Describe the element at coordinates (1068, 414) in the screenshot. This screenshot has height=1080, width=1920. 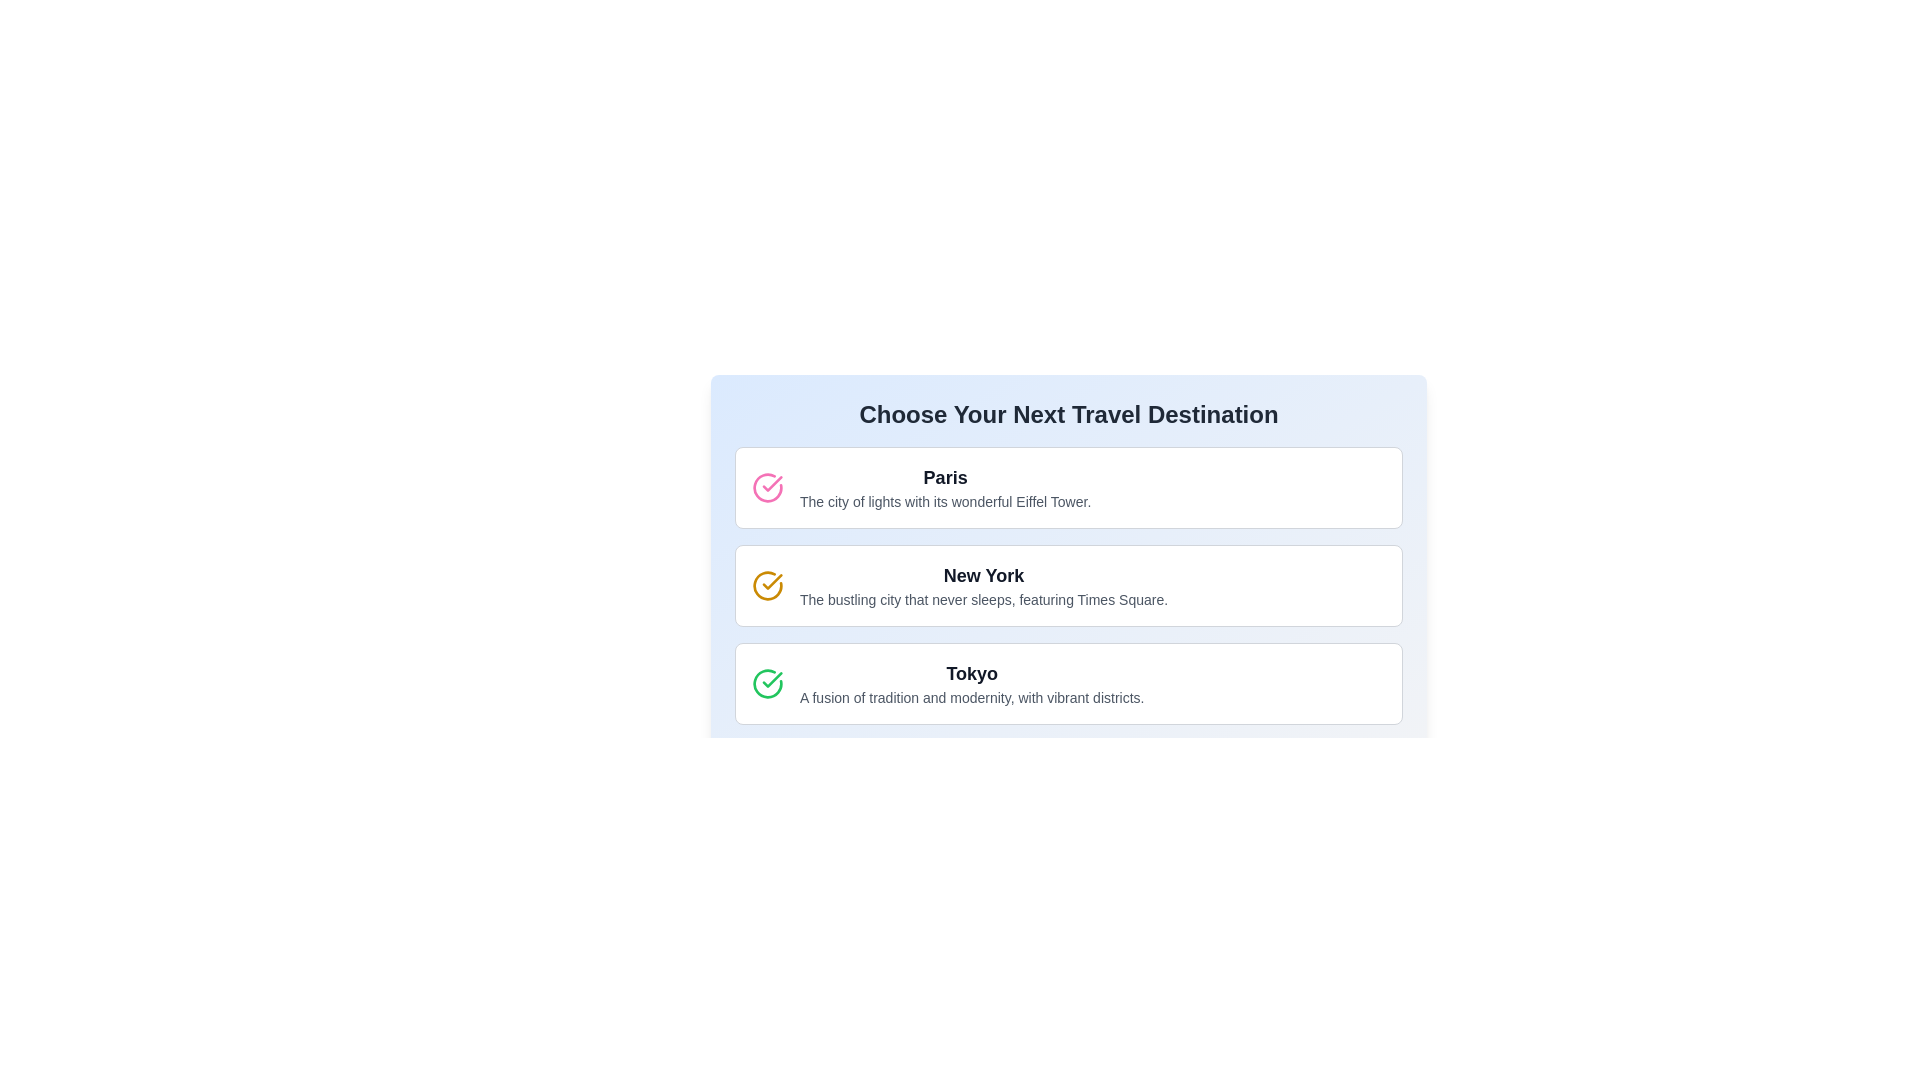
I see `heading text "Choose Your Next Travel Destination" located at the top of the travel destinations selection menu card` at that location.